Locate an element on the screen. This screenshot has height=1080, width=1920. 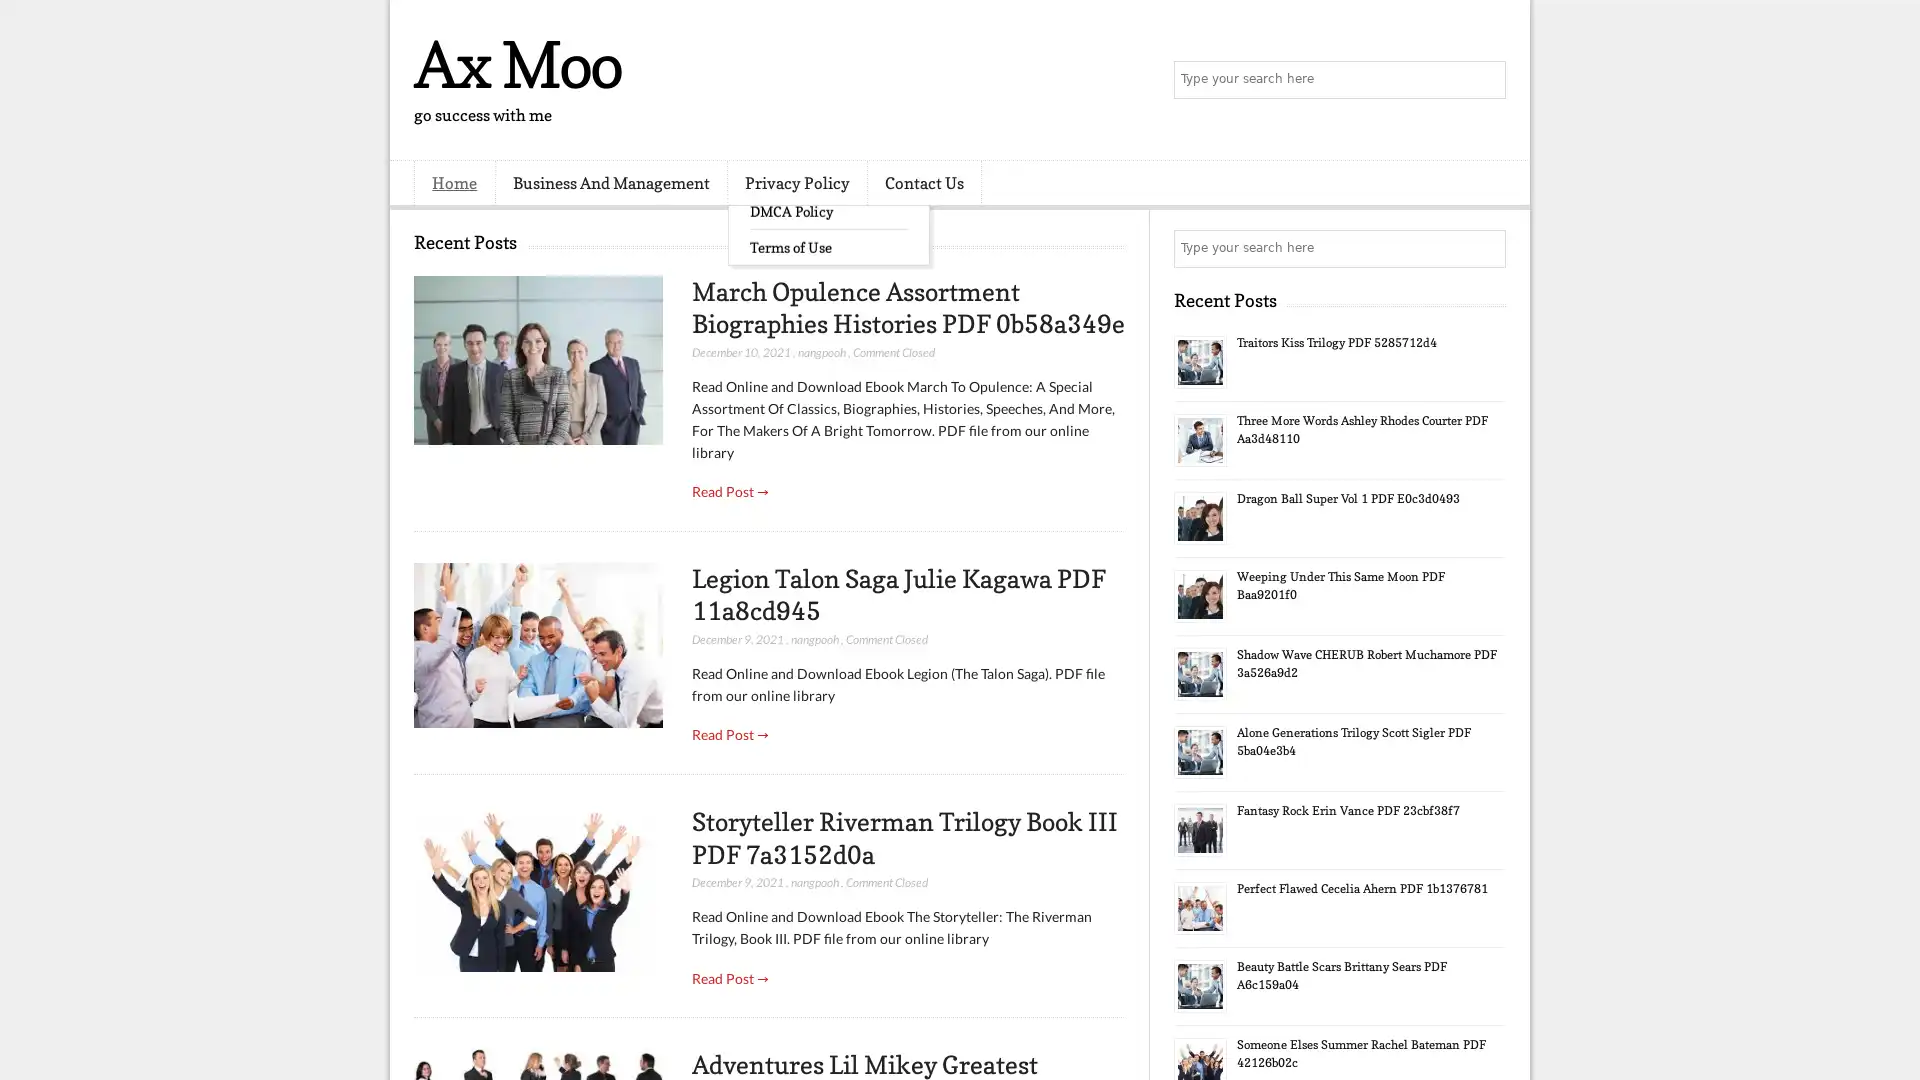
Search is located at coordinates (1485, 80).